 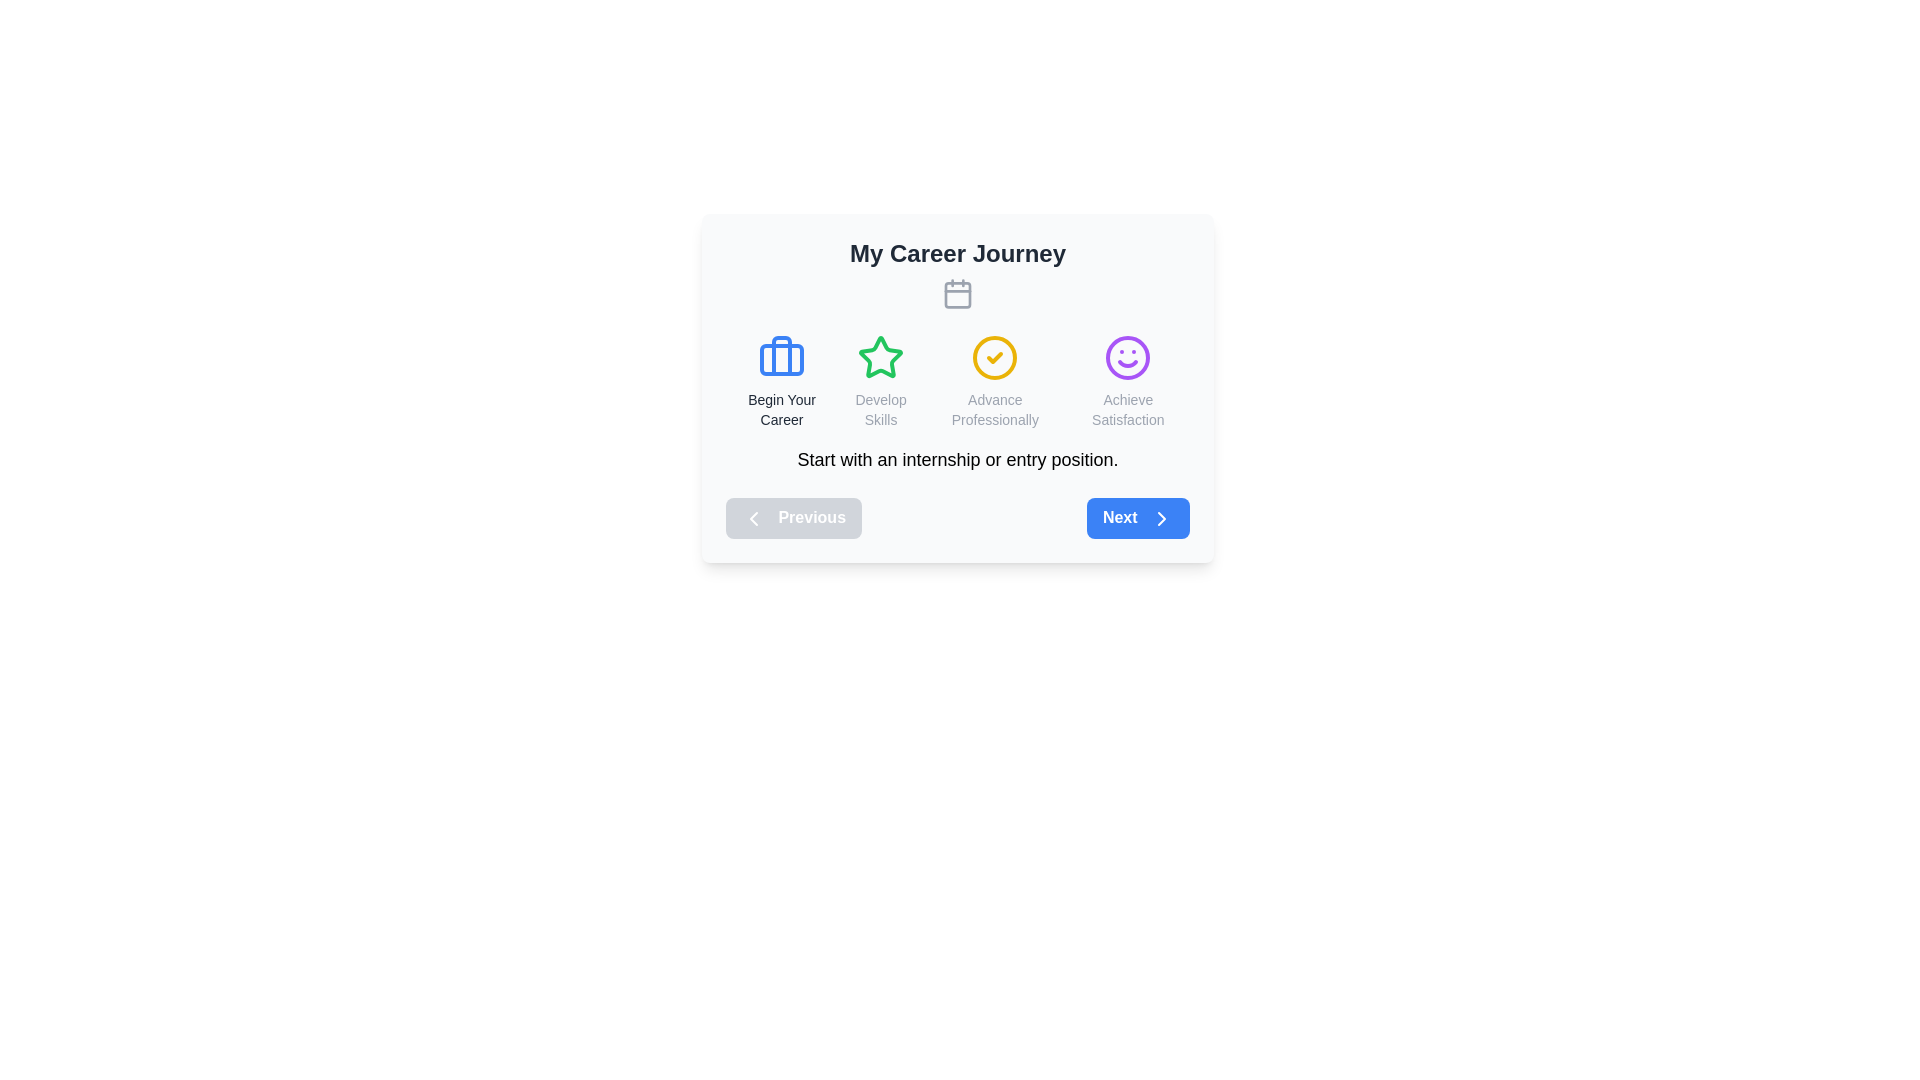 I want to click on the circular SVG graphic element representing the border within the 'Advance Professionally' icon to receive interactive feedback, so click(x=995, y=357).